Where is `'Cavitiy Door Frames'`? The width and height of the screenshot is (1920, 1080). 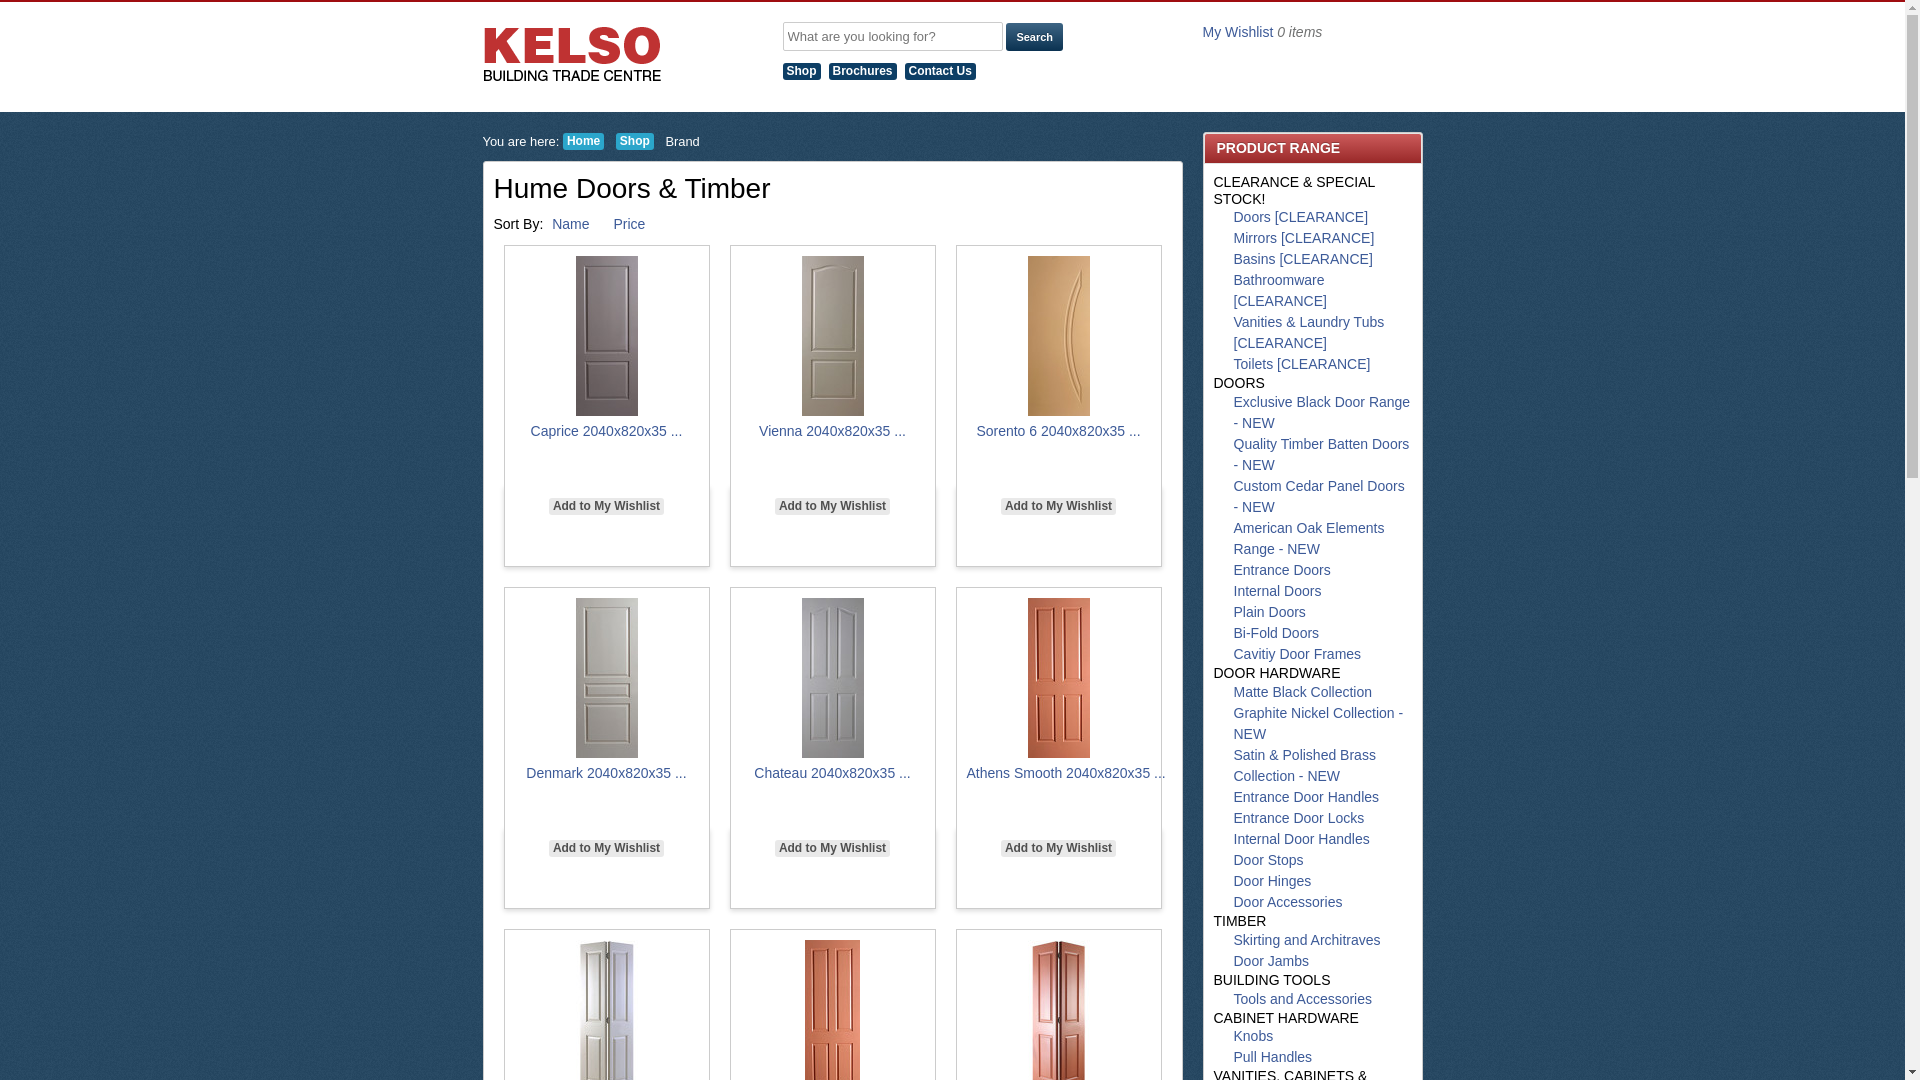
'Cavitiy Door Frames' is located at coordinates (1297, 654).